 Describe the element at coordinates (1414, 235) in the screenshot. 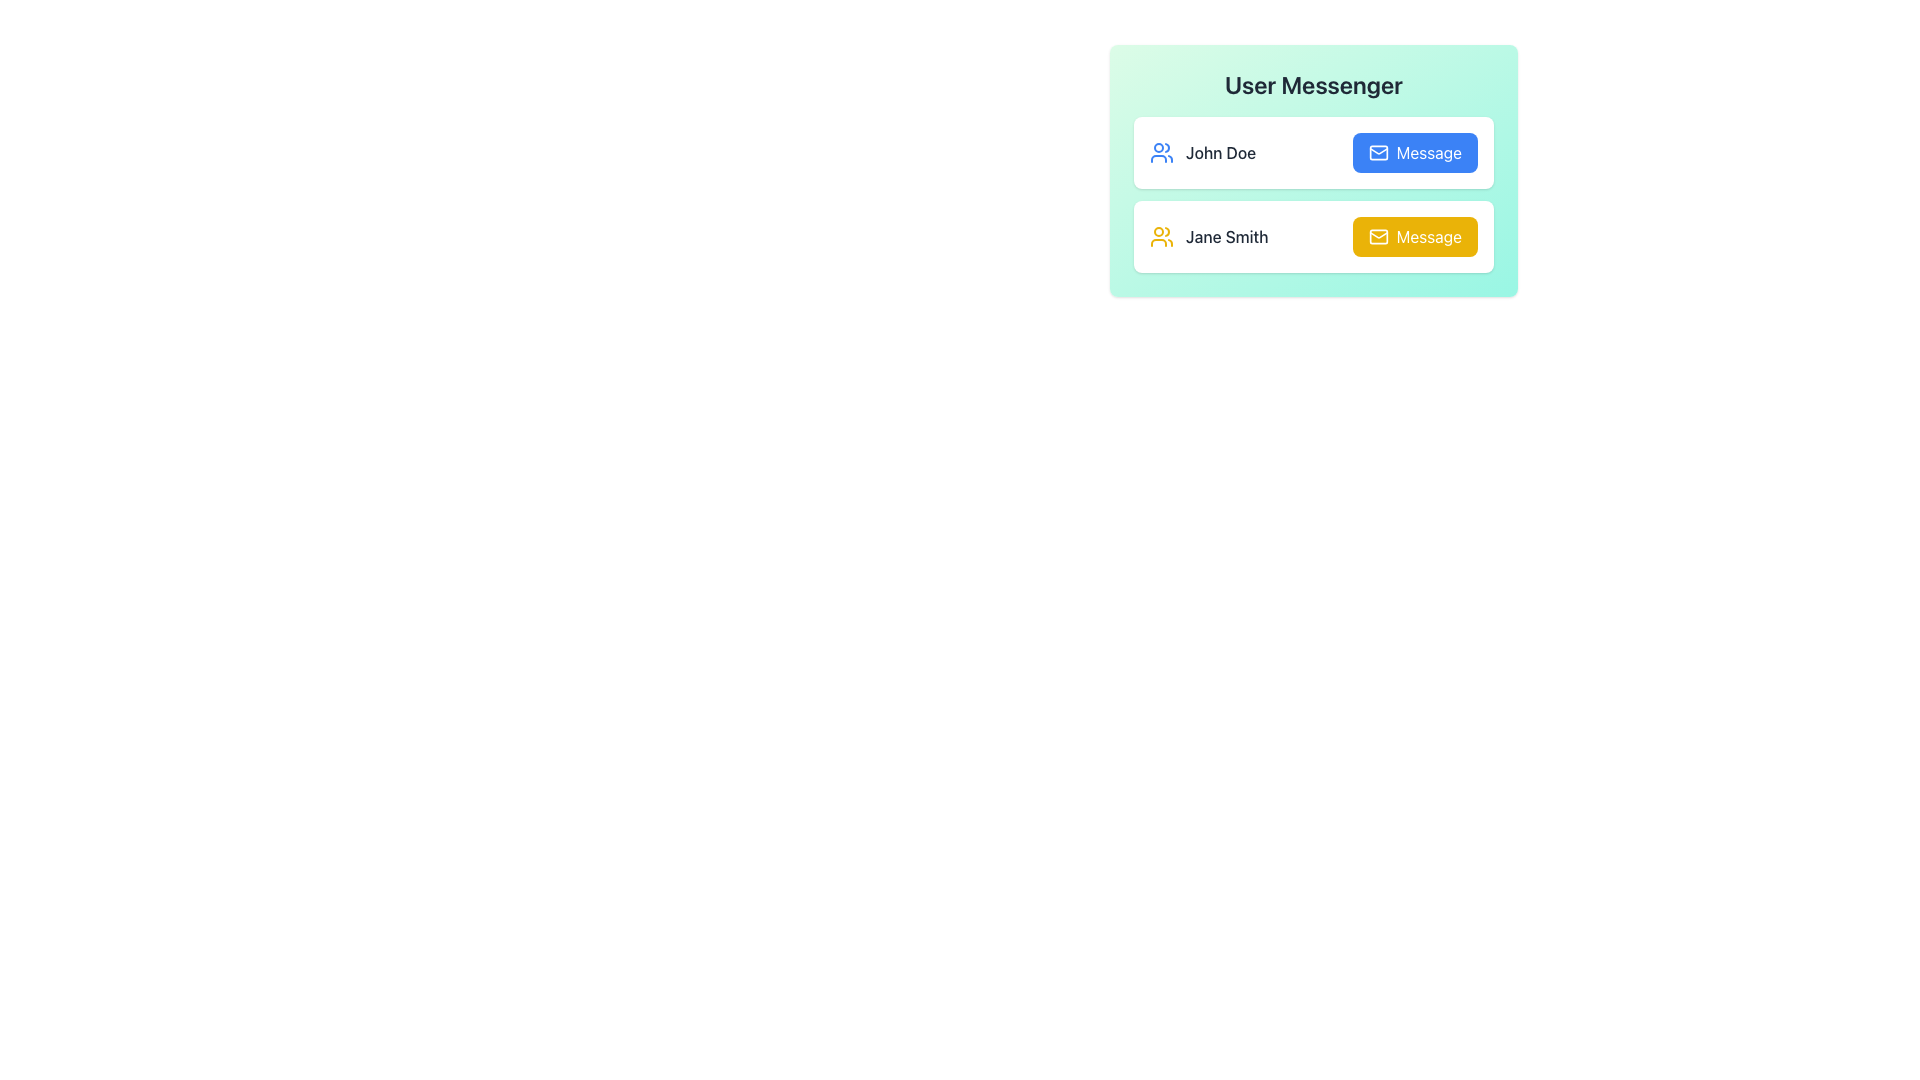

I see `the button located in the second row of the user card section to send a message to 'Jane Smith'` at that location.